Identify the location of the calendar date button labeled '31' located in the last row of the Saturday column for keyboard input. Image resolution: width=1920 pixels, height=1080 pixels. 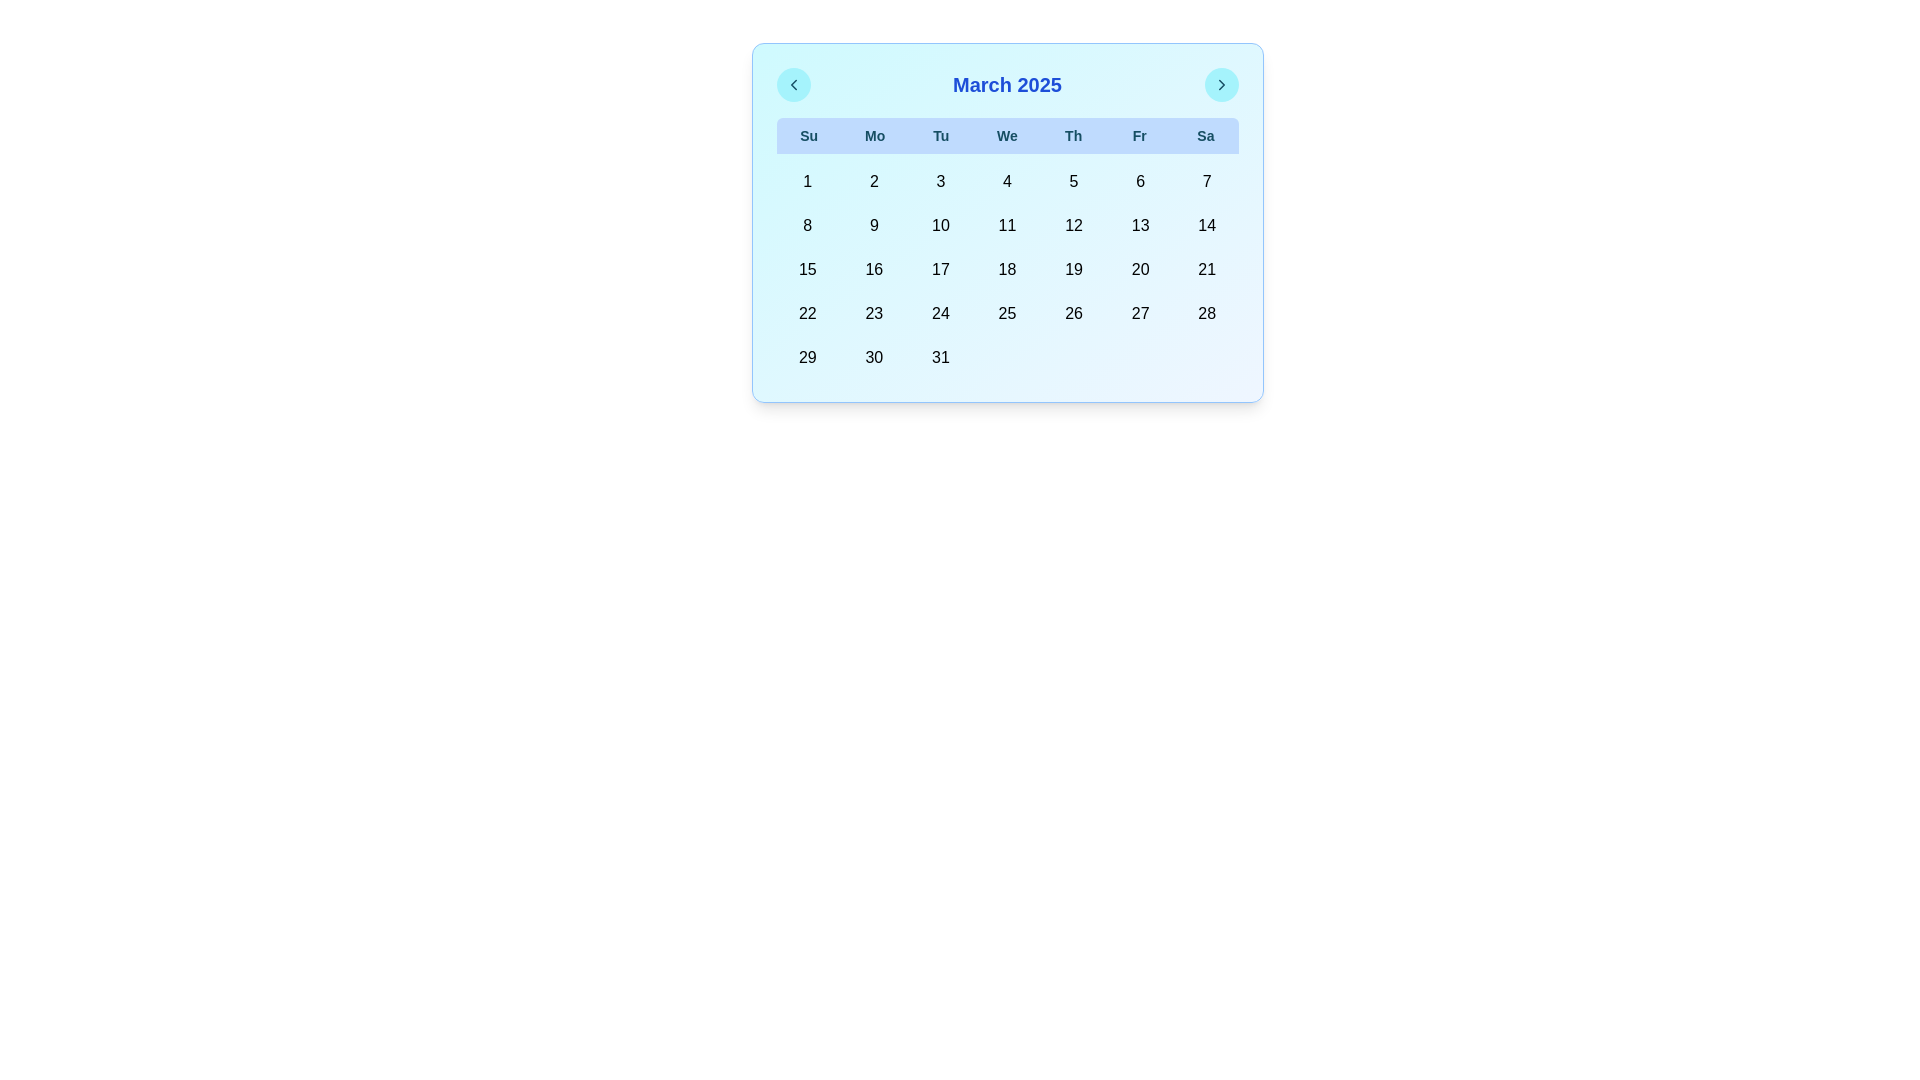
(939, 357).